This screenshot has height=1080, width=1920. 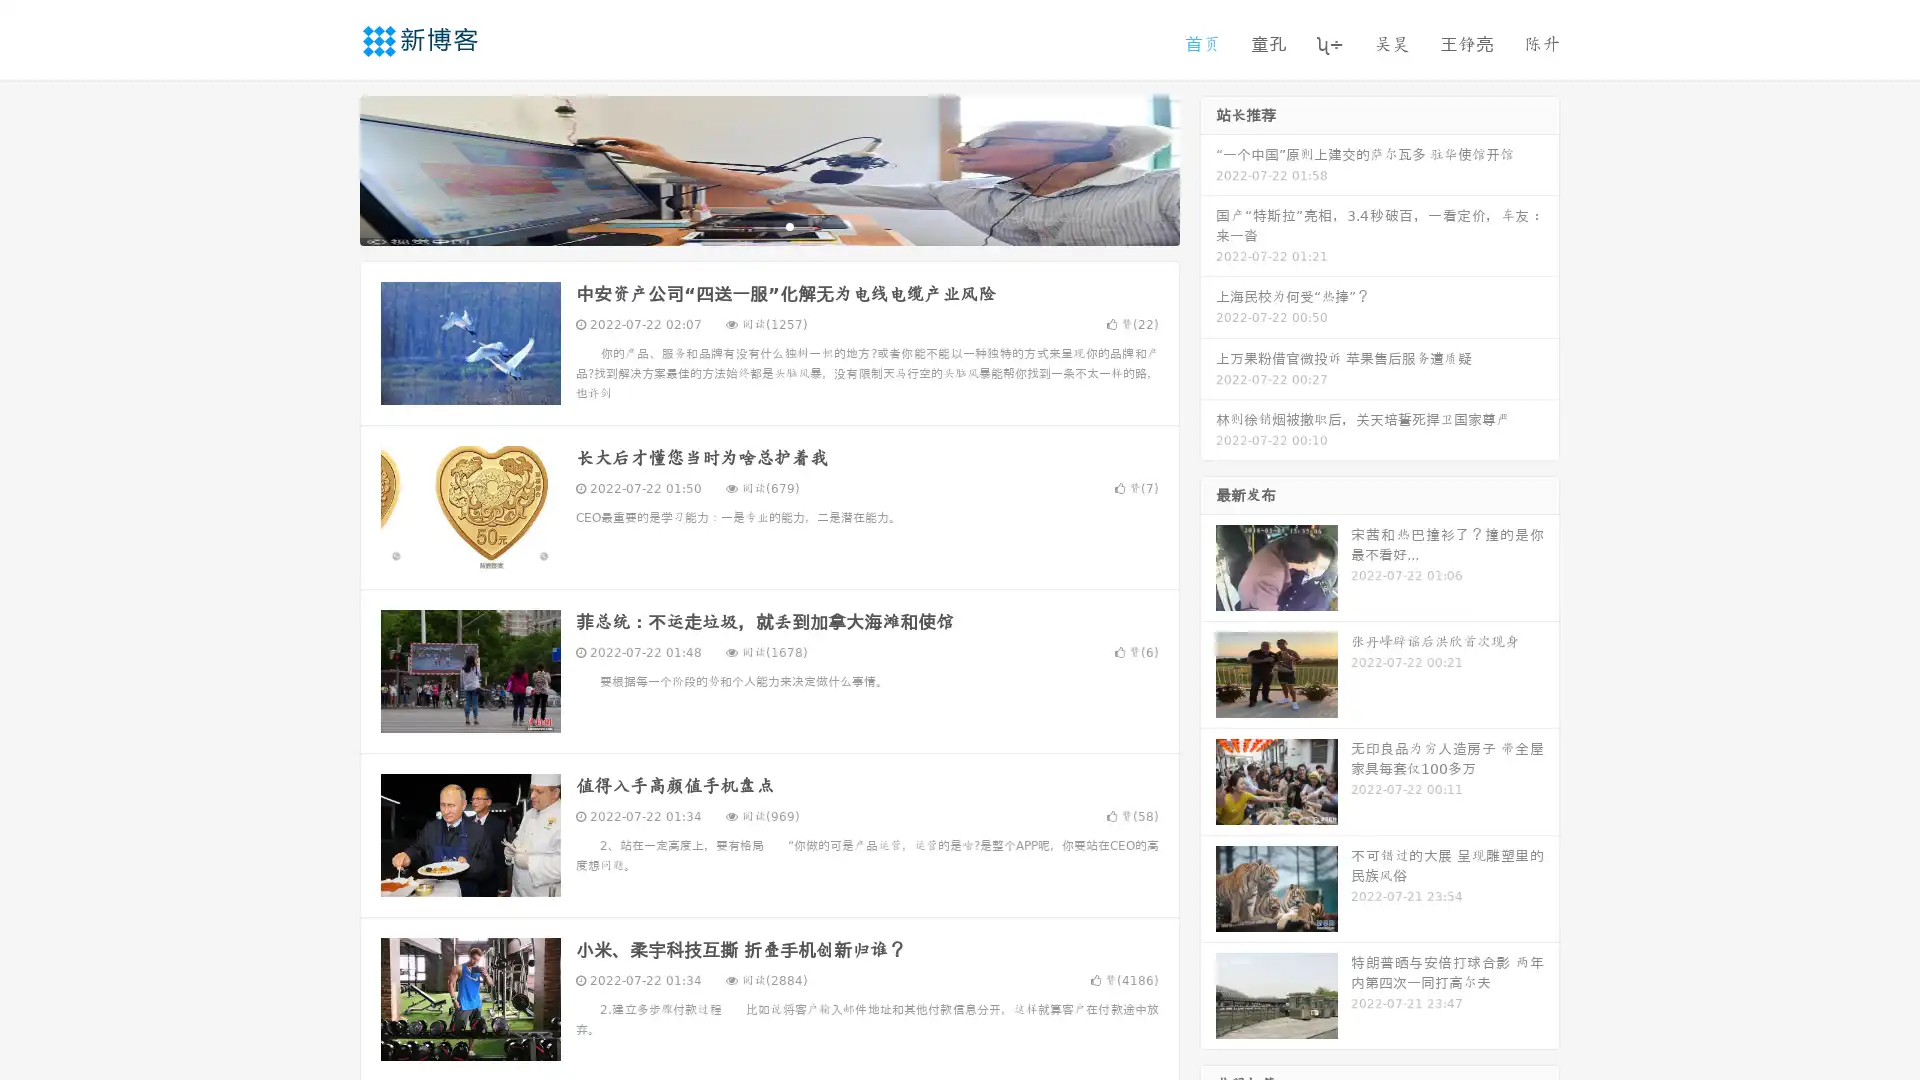 I want to click on Go to slide 1, so click(x=748, y=225).